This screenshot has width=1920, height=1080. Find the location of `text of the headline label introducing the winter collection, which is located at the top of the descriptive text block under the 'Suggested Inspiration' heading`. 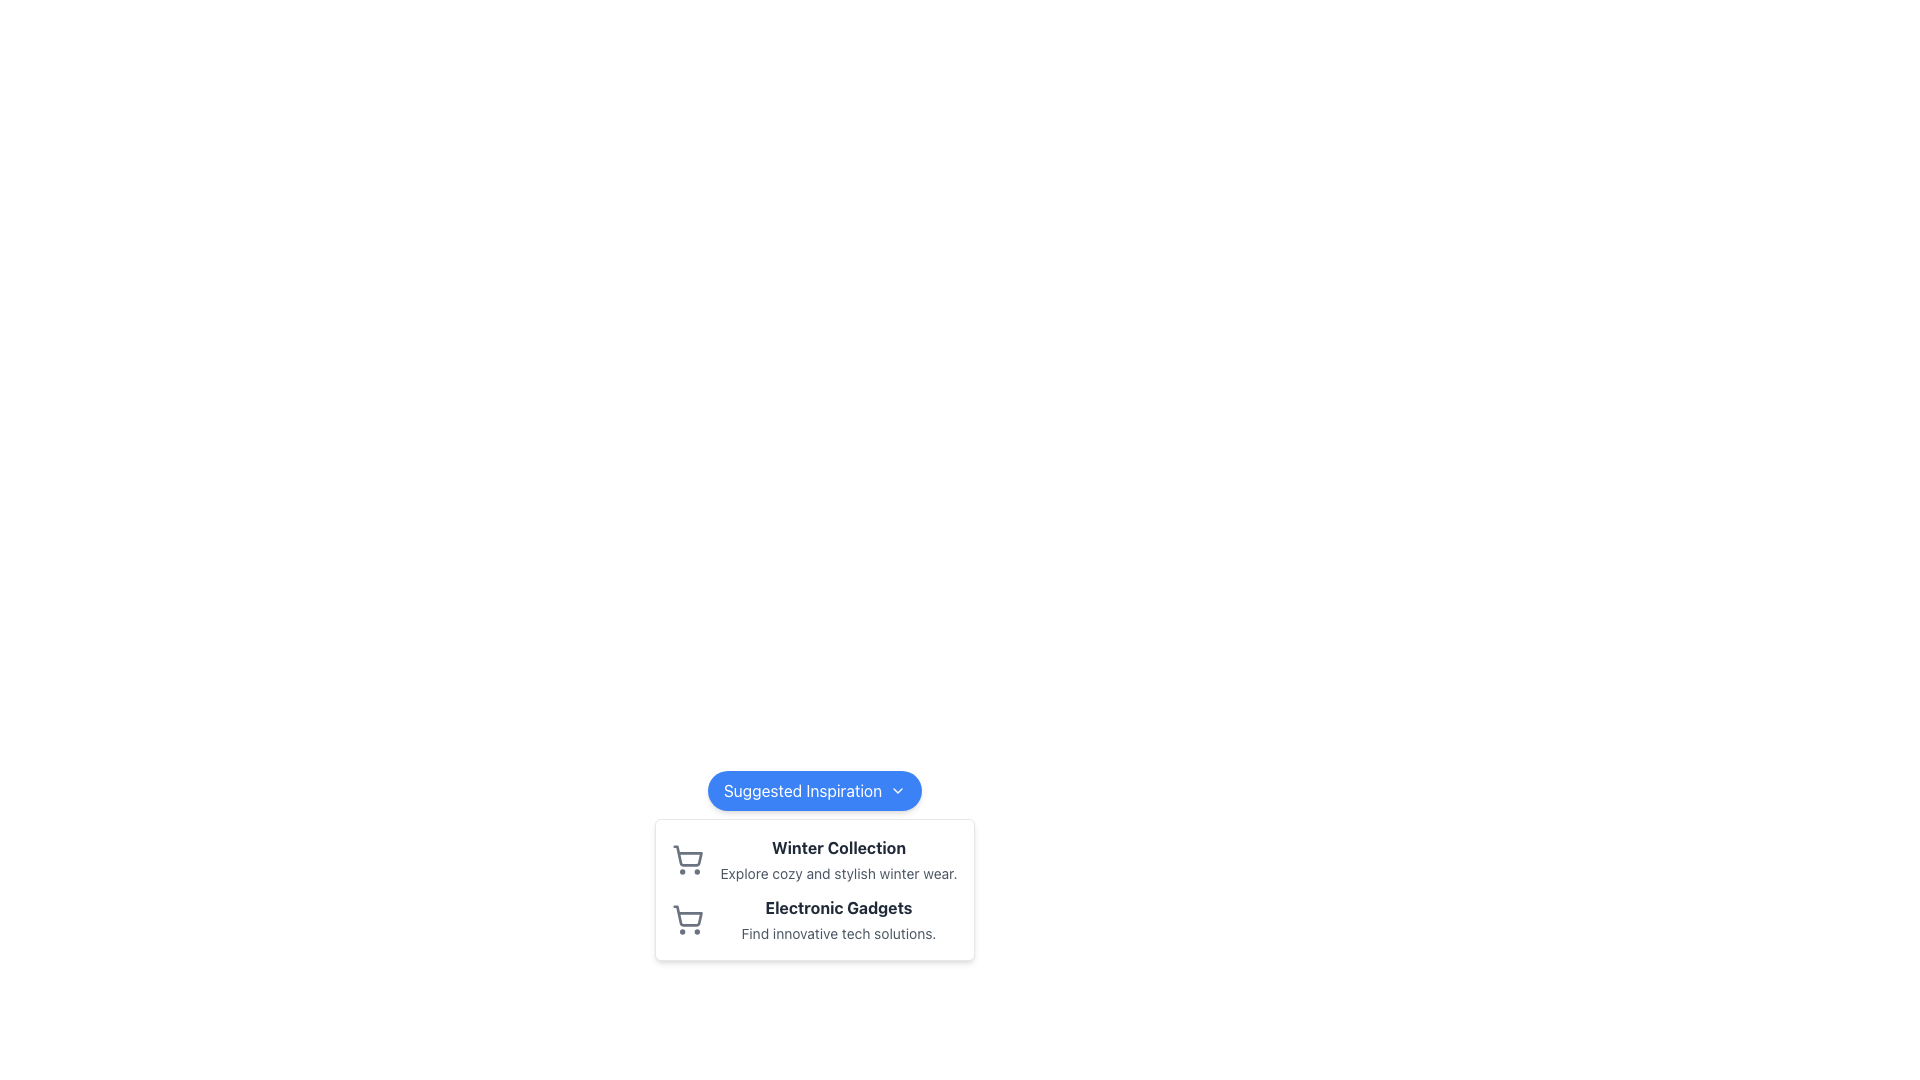

text of the headline label introducing the winter collection, which is located at the top of the descriptive text block under the 'Suggested Inspiration' heading is located at coordinates (839, 848).